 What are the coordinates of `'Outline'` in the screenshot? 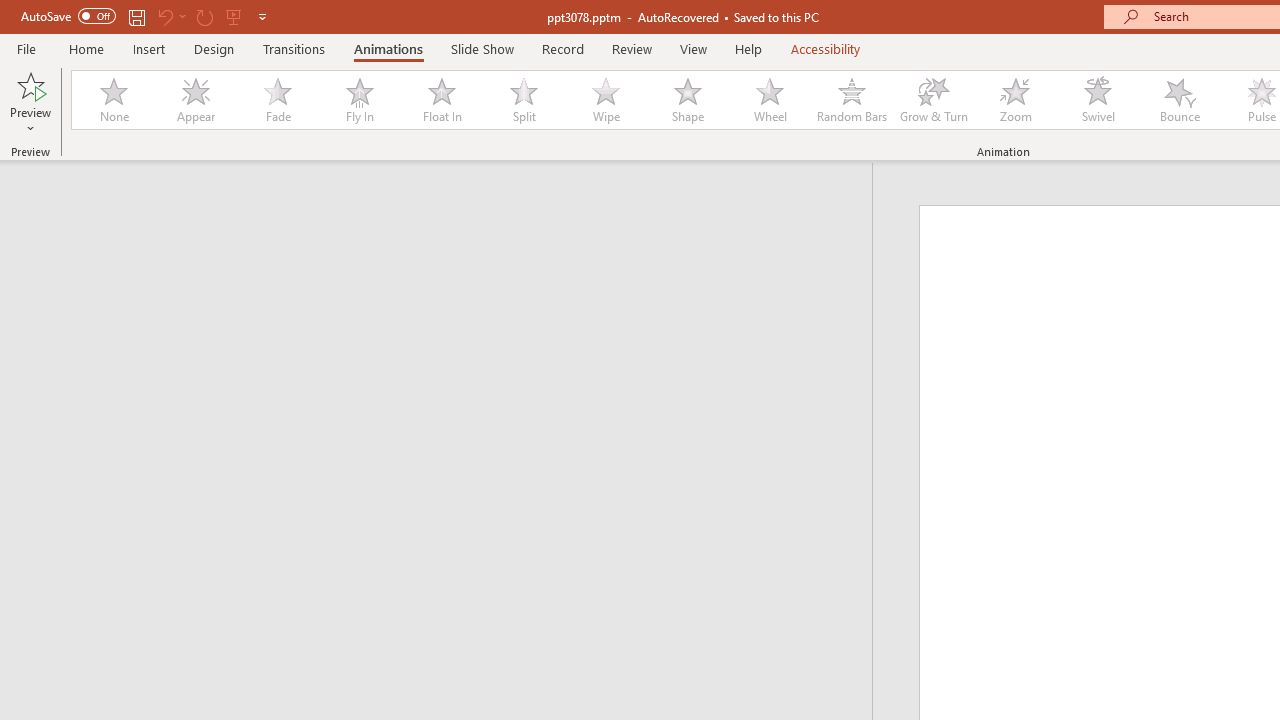 It's located at (444, 202).